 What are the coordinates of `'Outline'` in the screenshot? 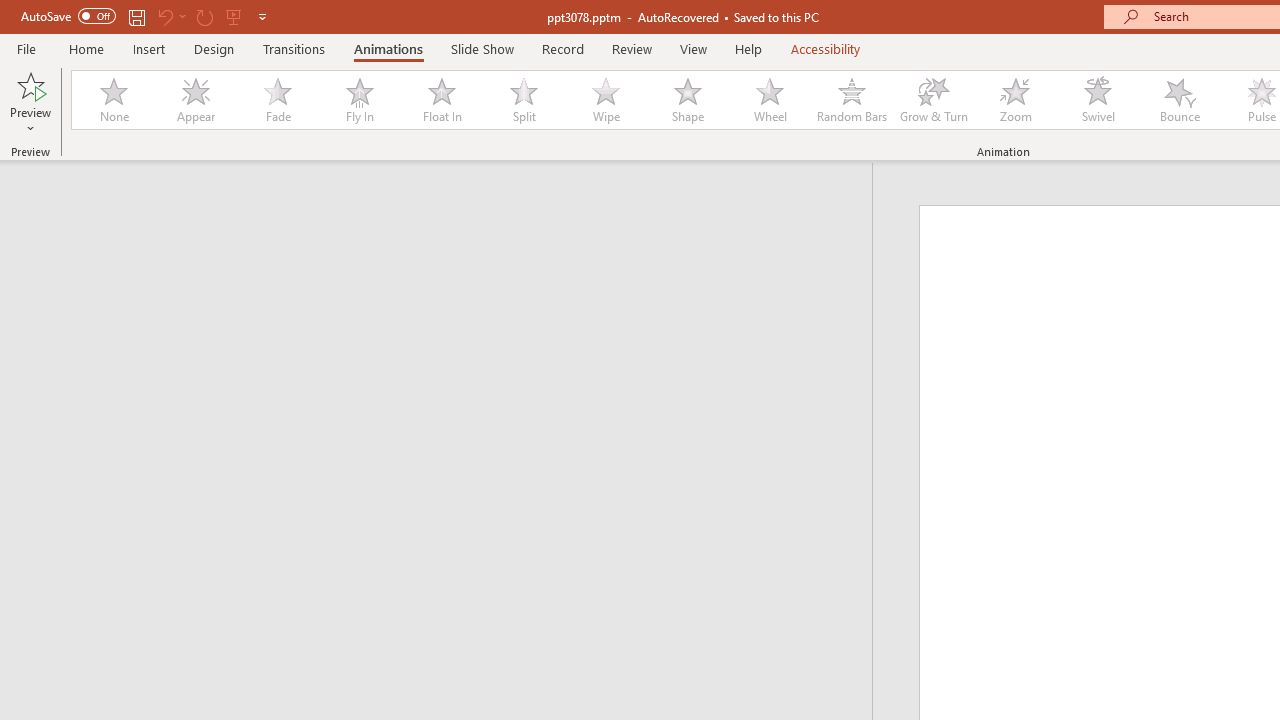 It's located at (444, 202).